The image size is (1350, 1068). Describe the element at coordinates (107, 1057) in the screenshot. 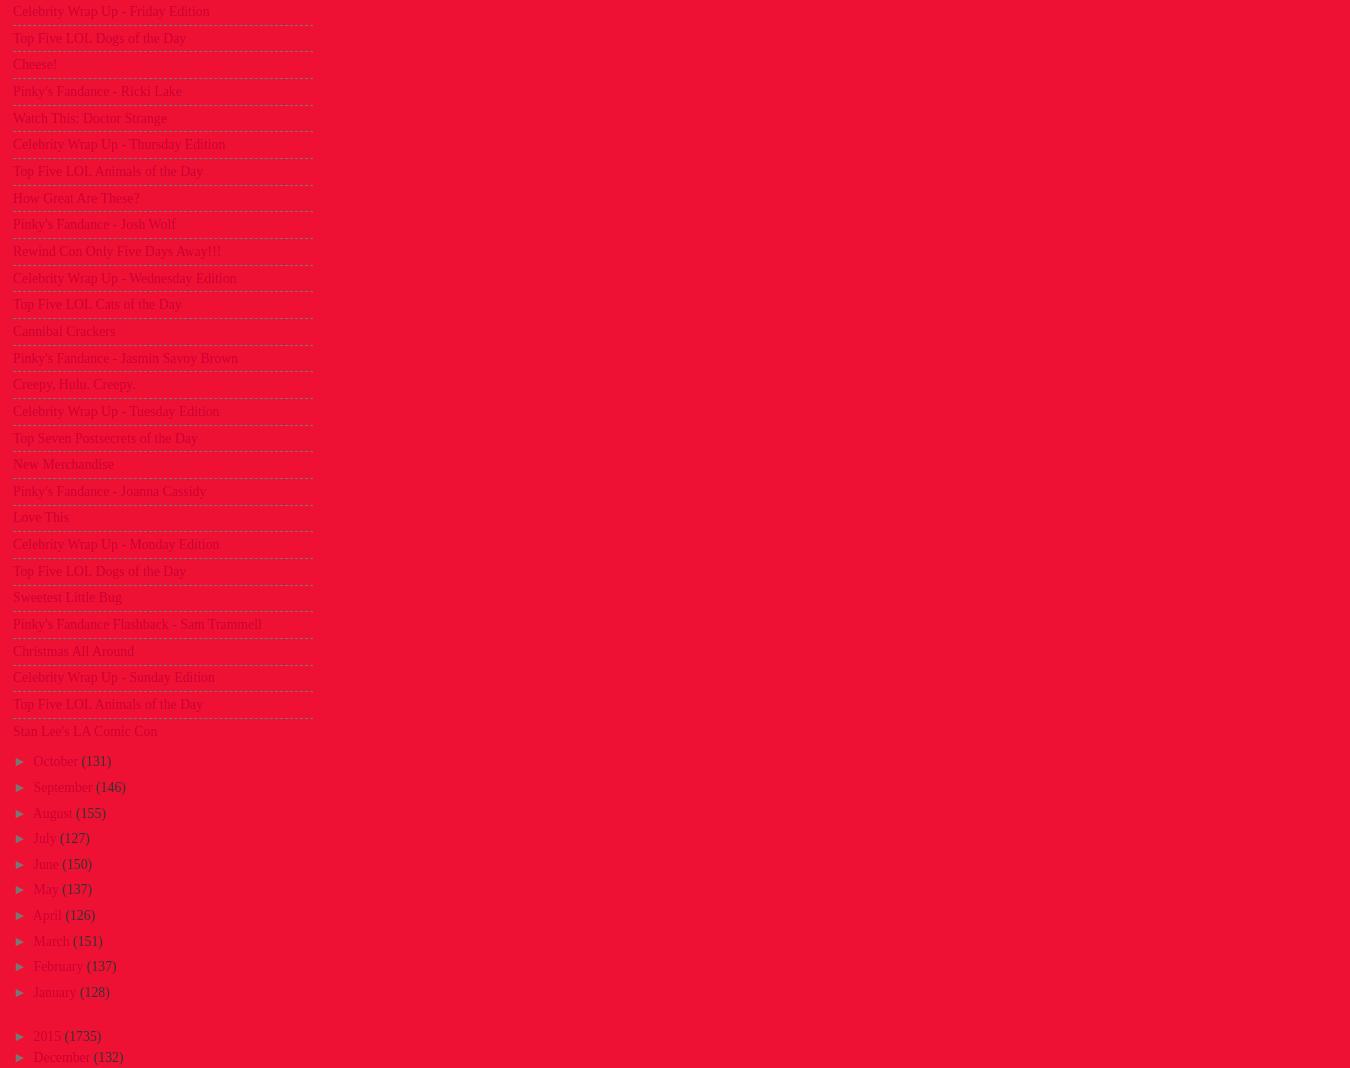

I see `'(132)'` at that location.